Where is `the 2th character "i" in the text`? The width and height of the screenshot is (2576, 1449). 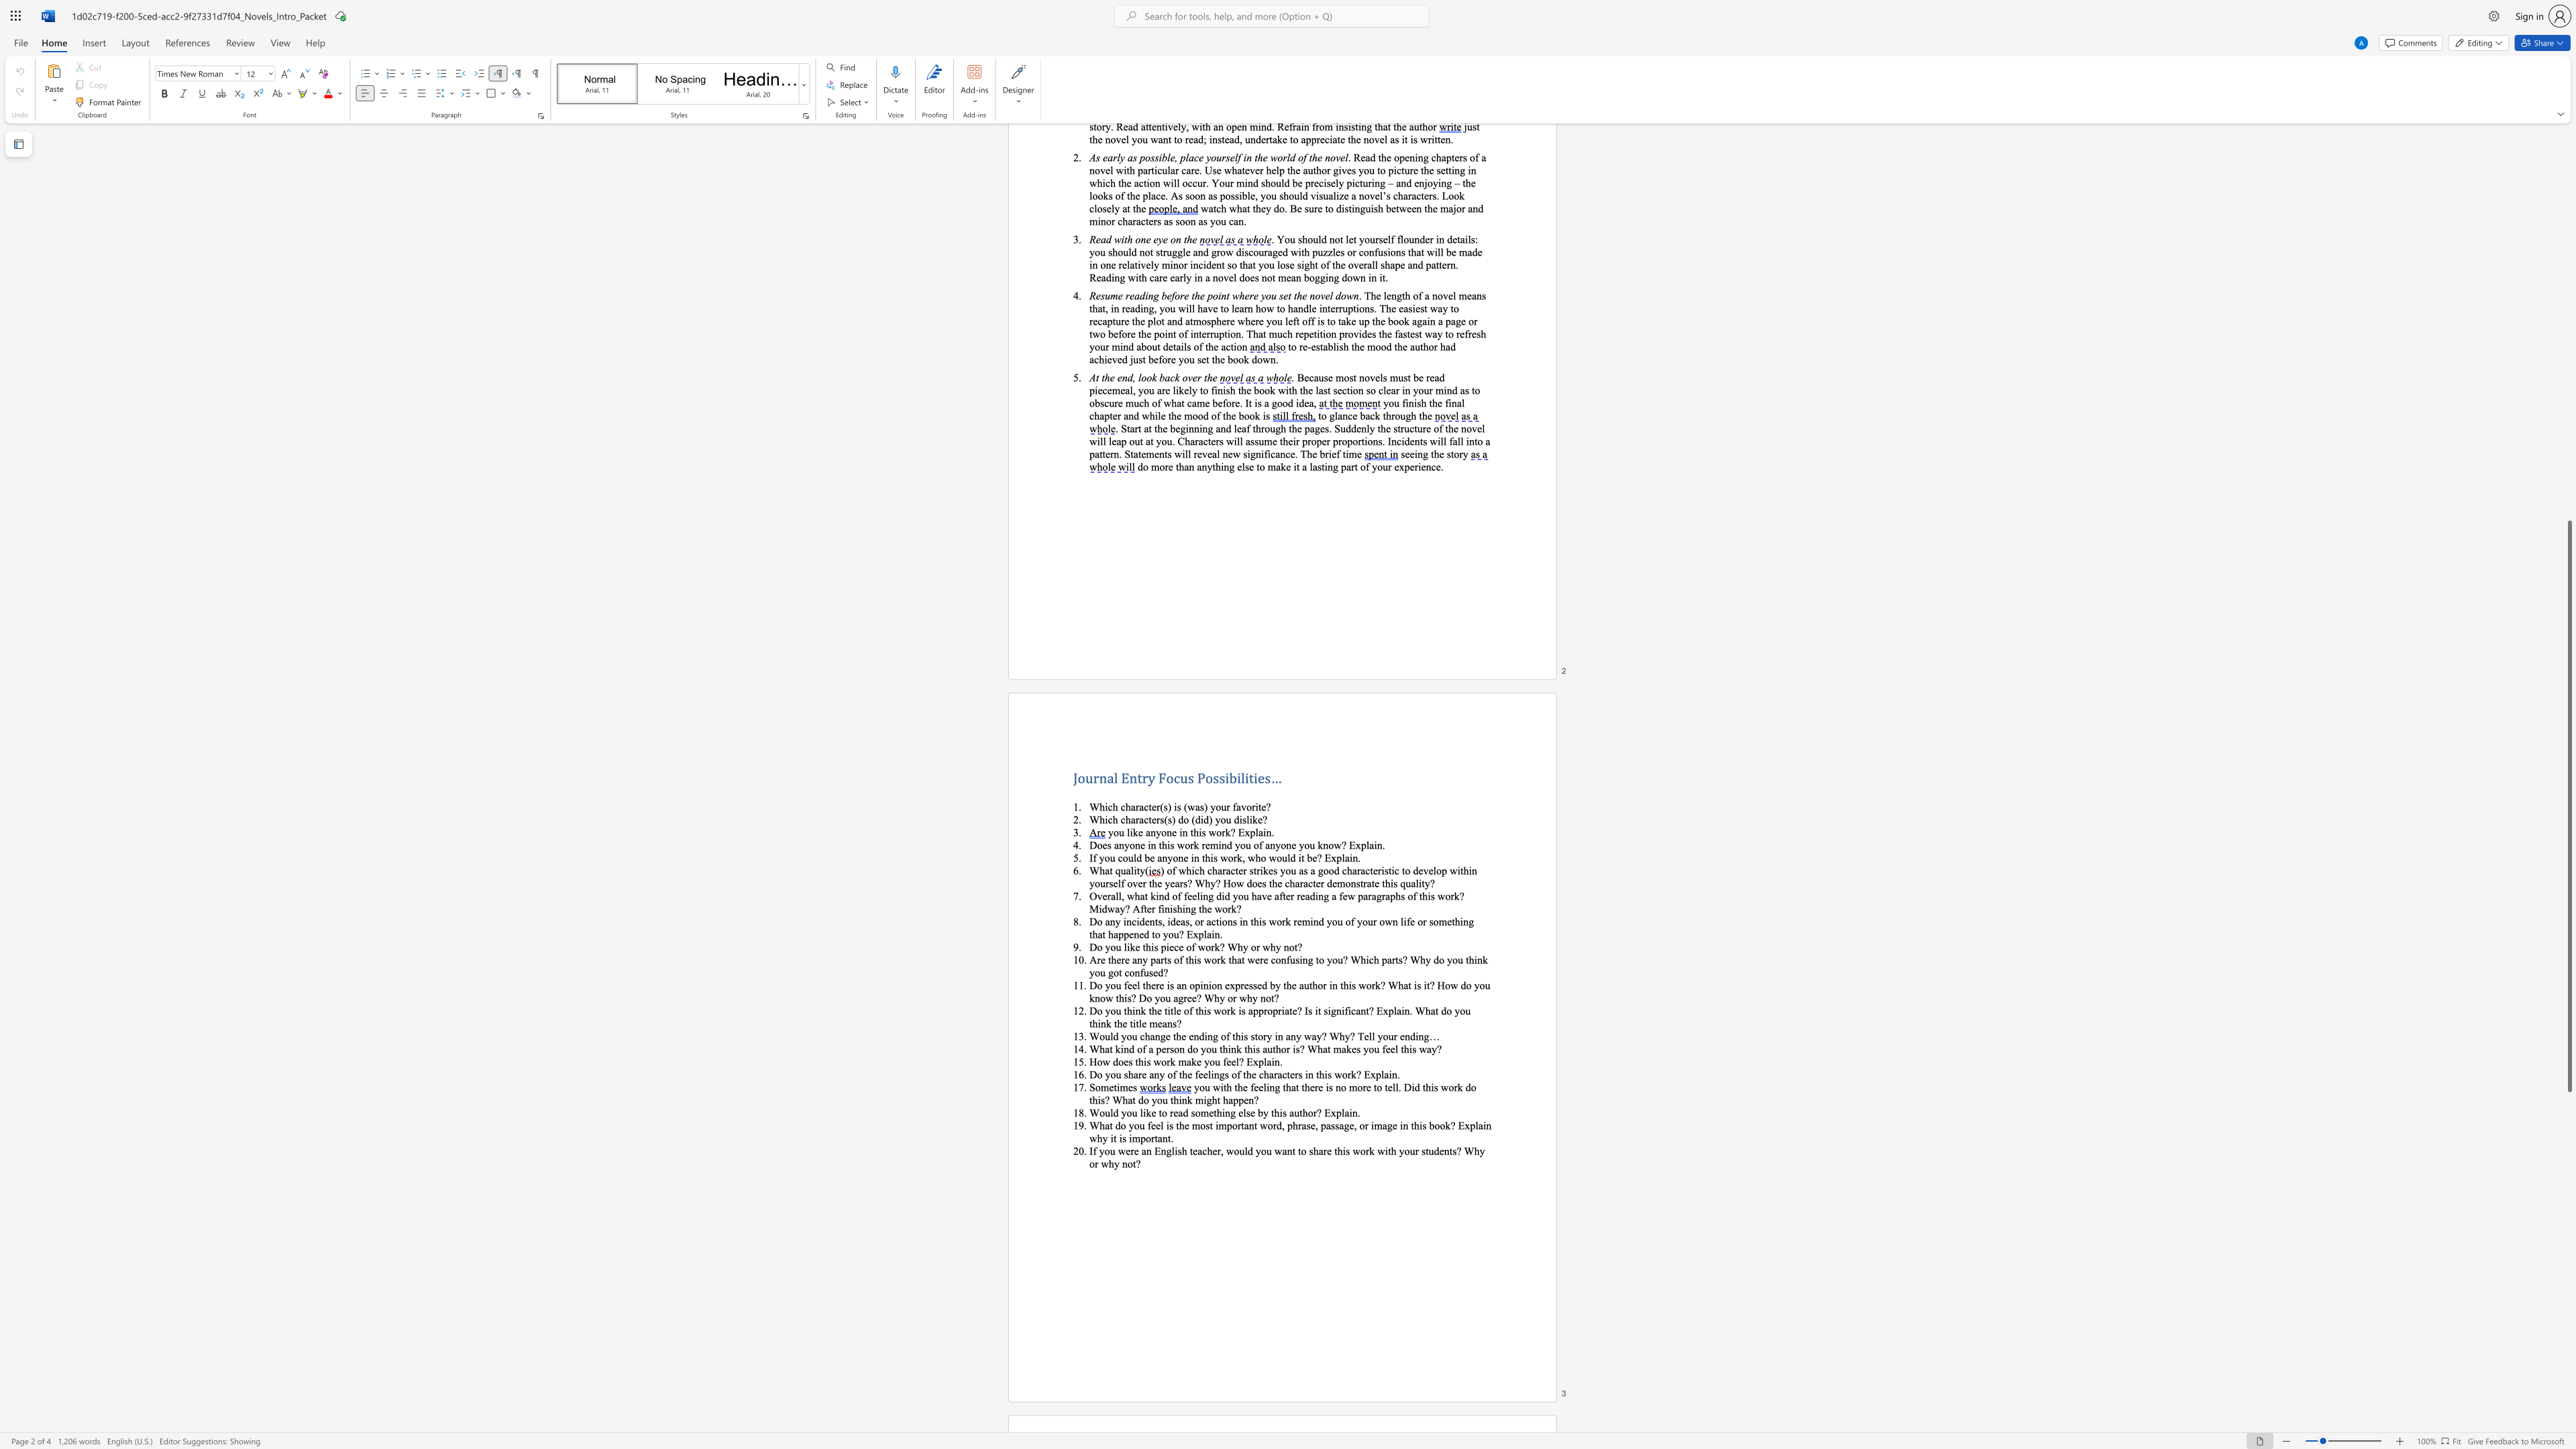 the 2th character "i" in the text is located at coordinates (1201, 985).